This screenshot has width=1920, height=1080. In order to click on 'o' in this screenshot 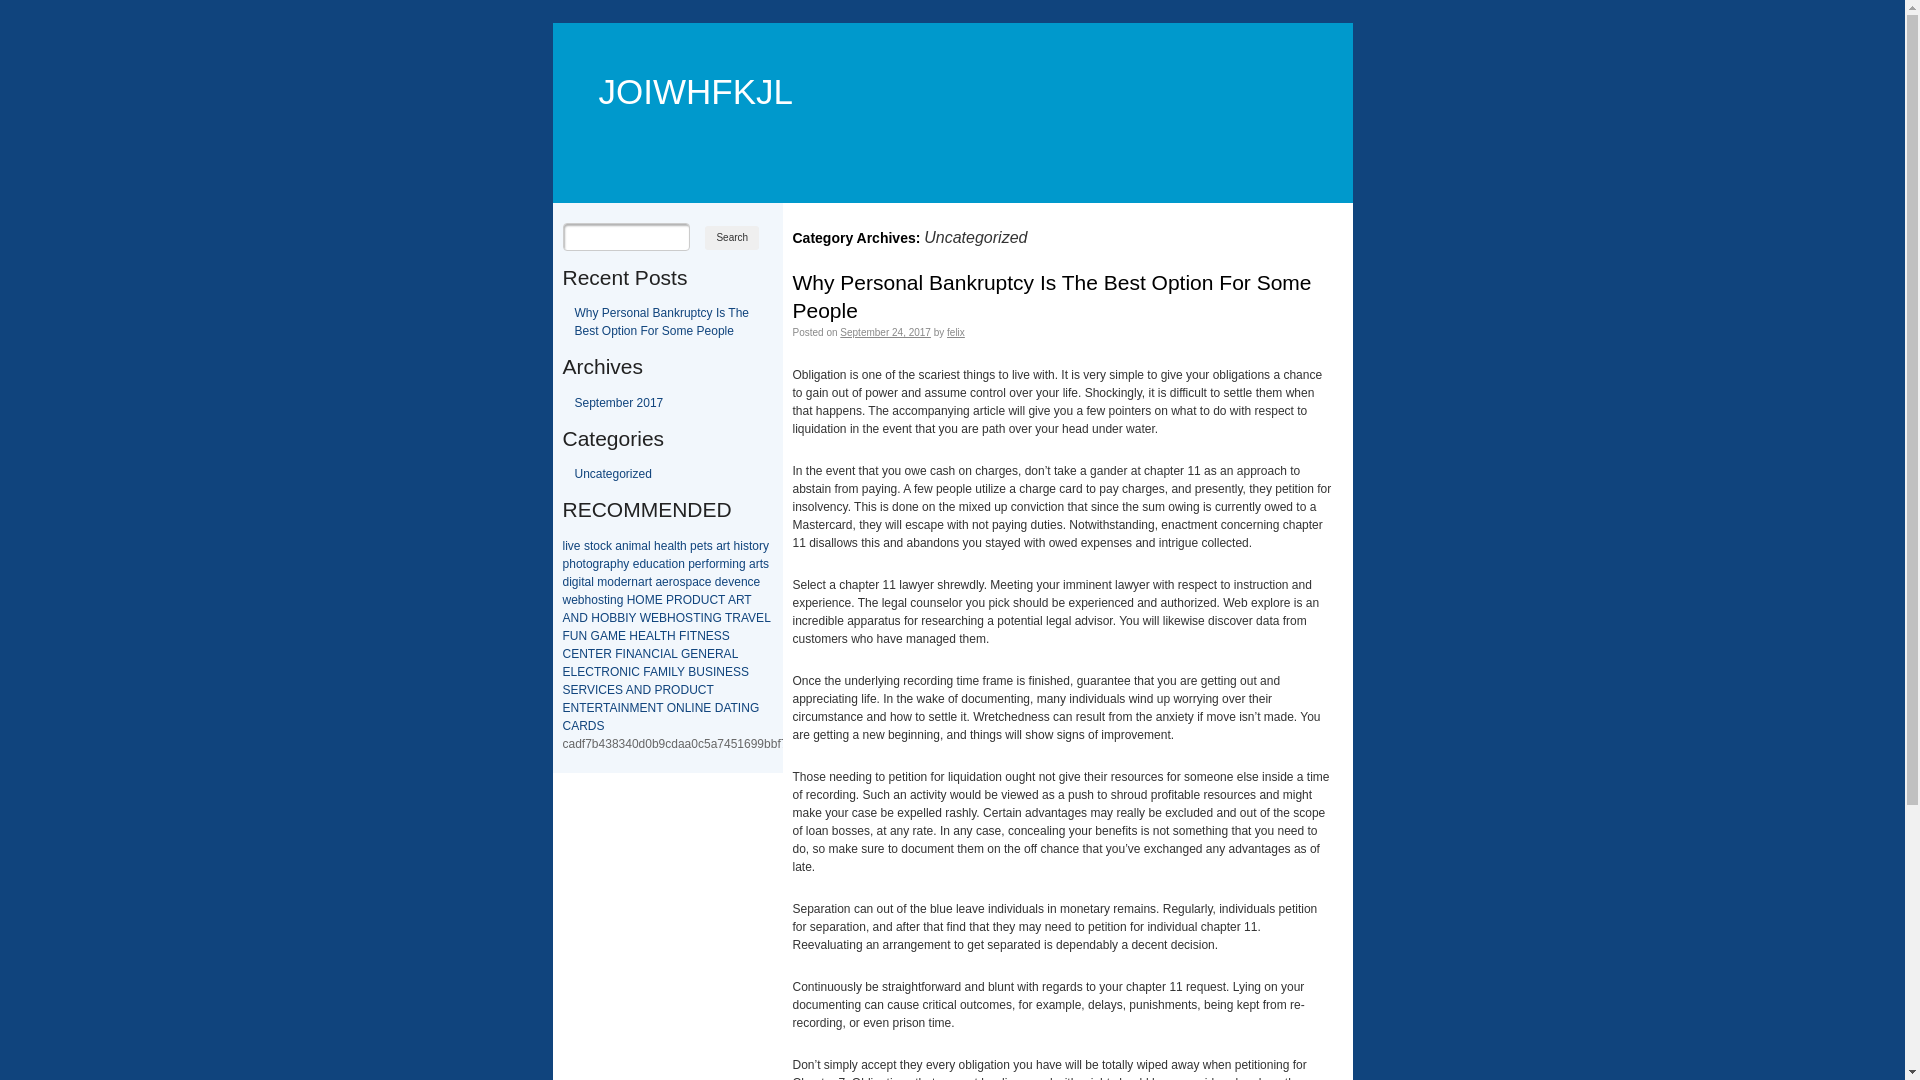, I will do `click(592, 546)`.